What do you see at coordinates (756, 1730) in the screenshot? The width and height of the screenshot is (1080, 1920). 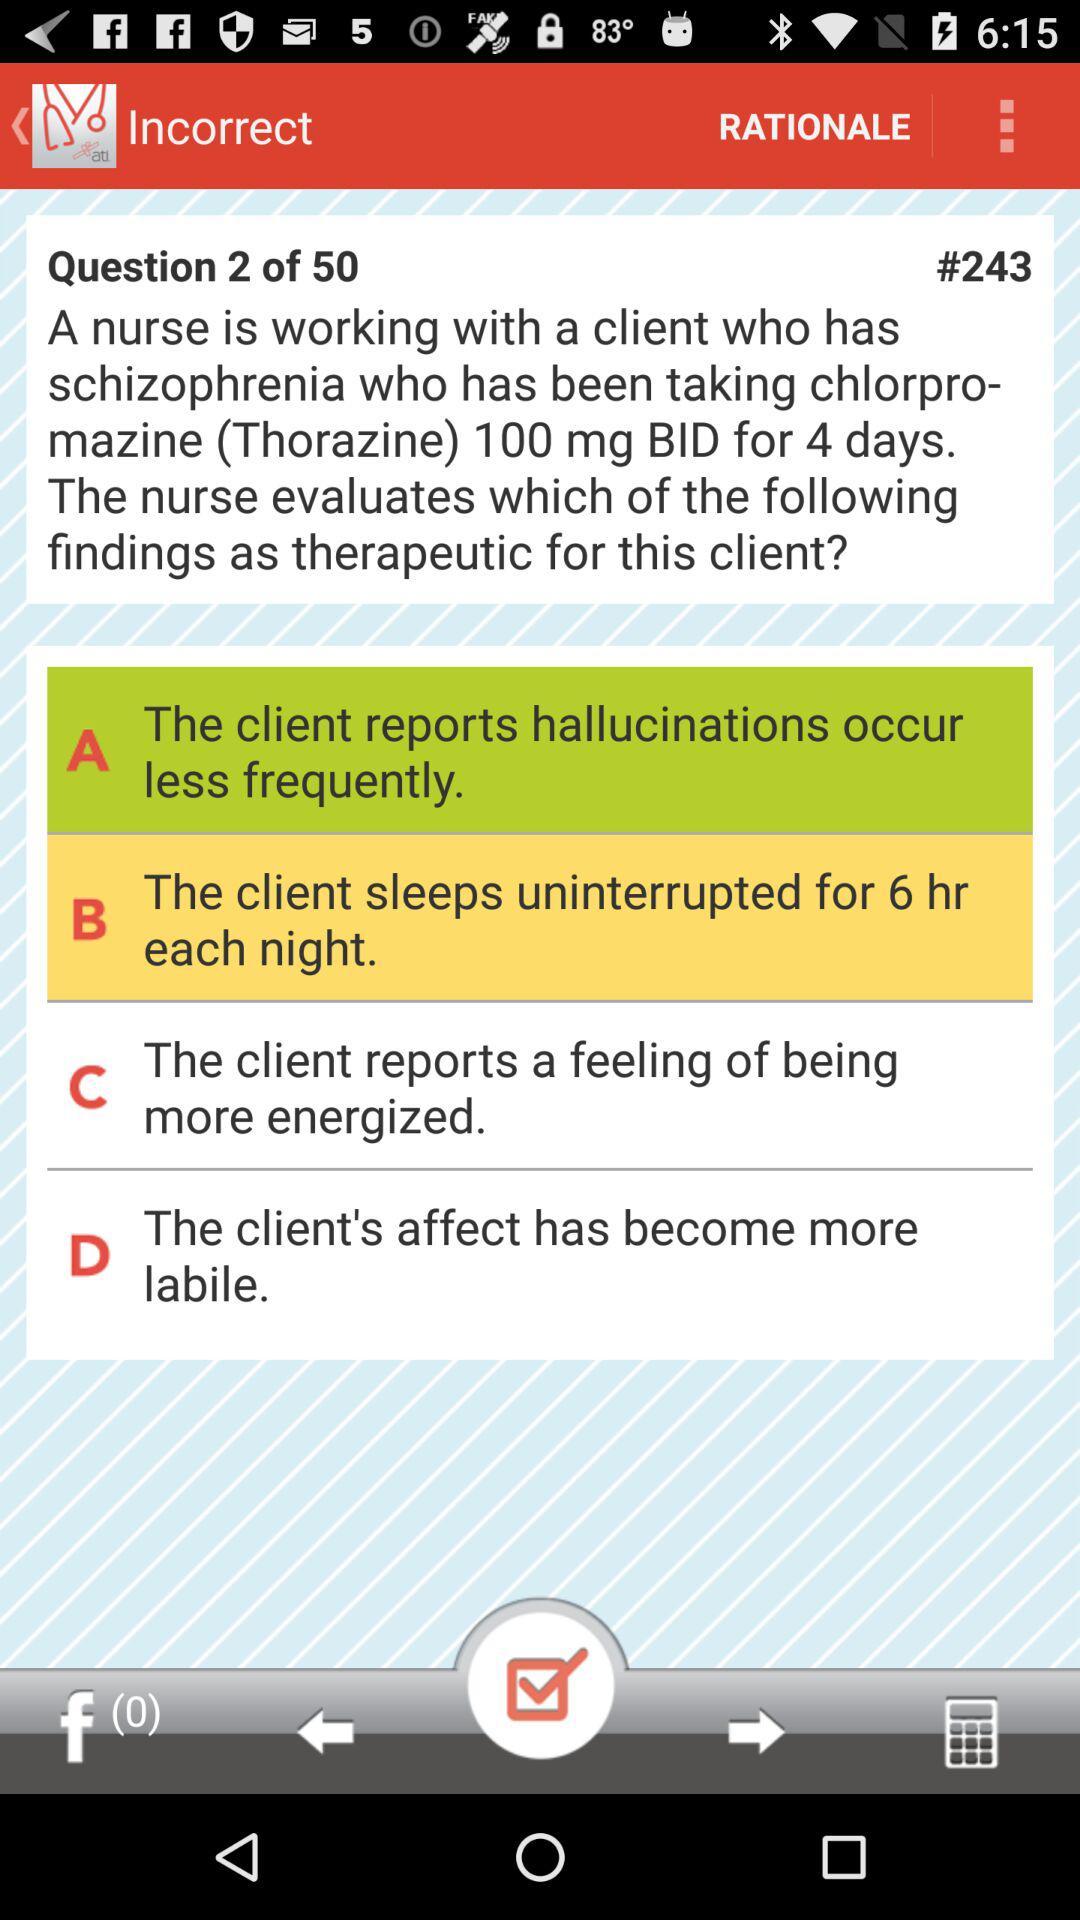 I see `next option` at bounding box center [756, 1730].